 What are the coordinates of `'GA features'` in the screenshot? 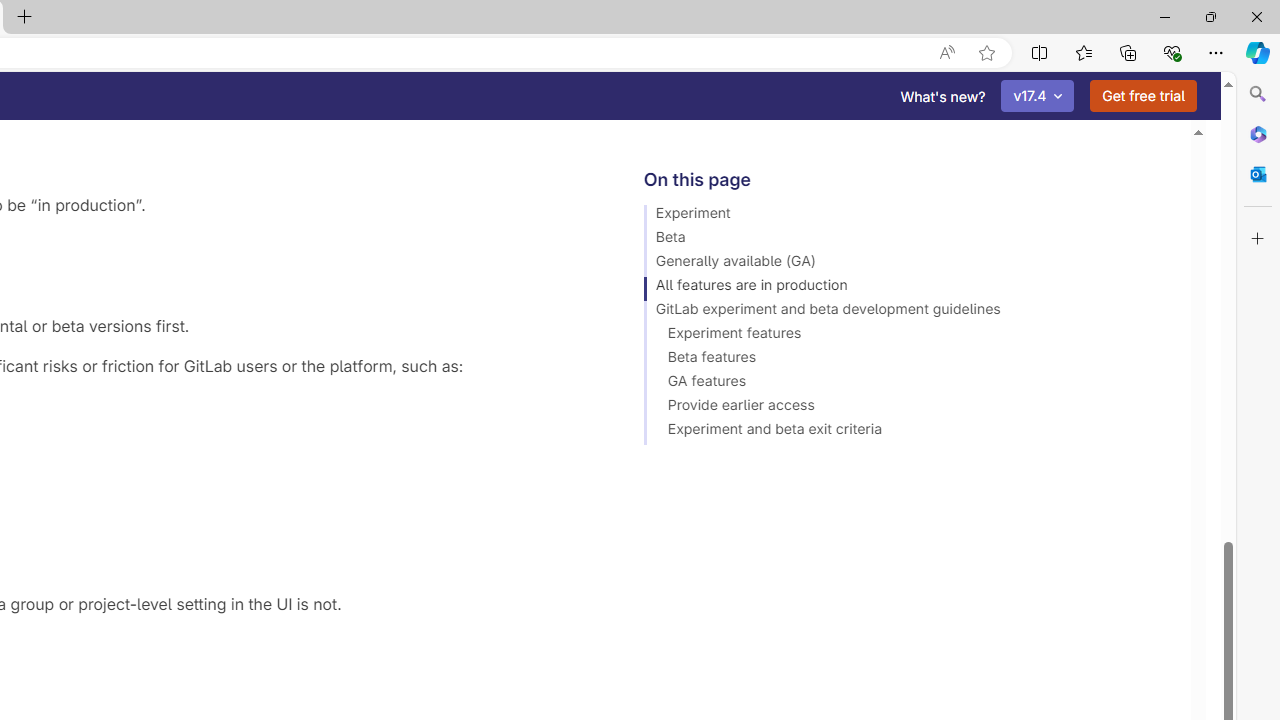 It's located at (907, 384).